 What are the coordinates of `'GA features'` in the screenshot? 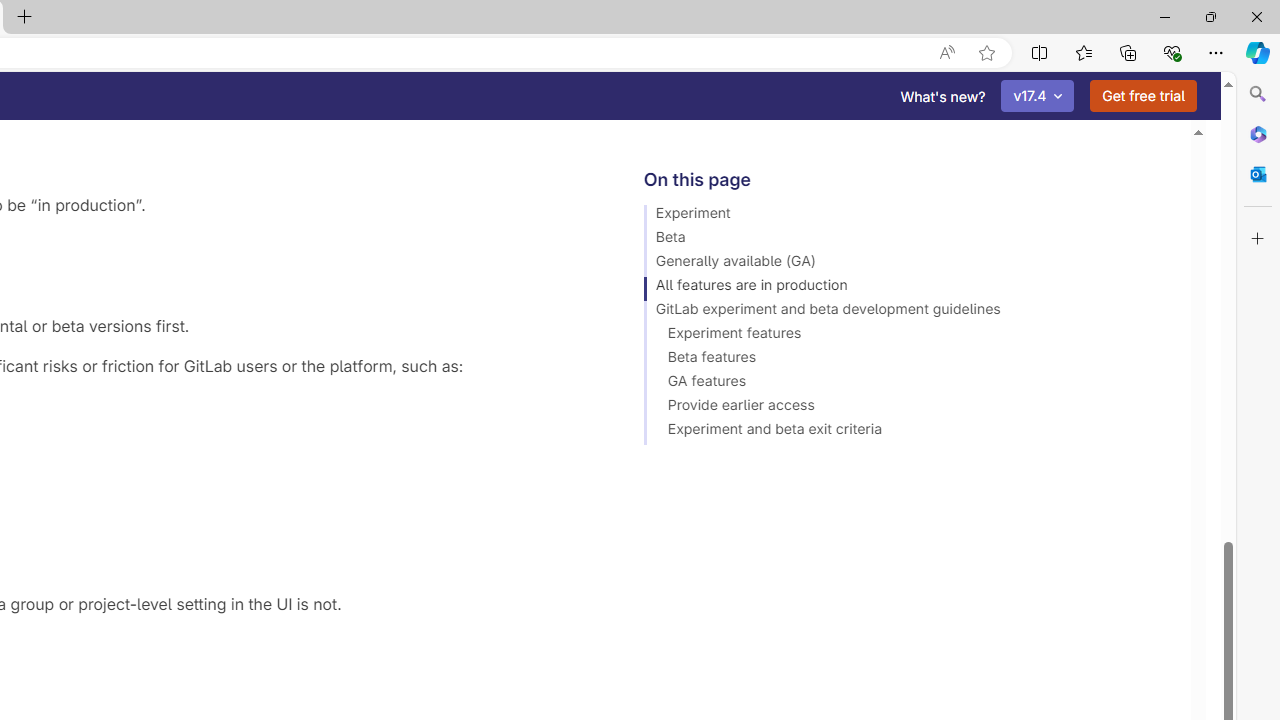 It's located at (907, 384).